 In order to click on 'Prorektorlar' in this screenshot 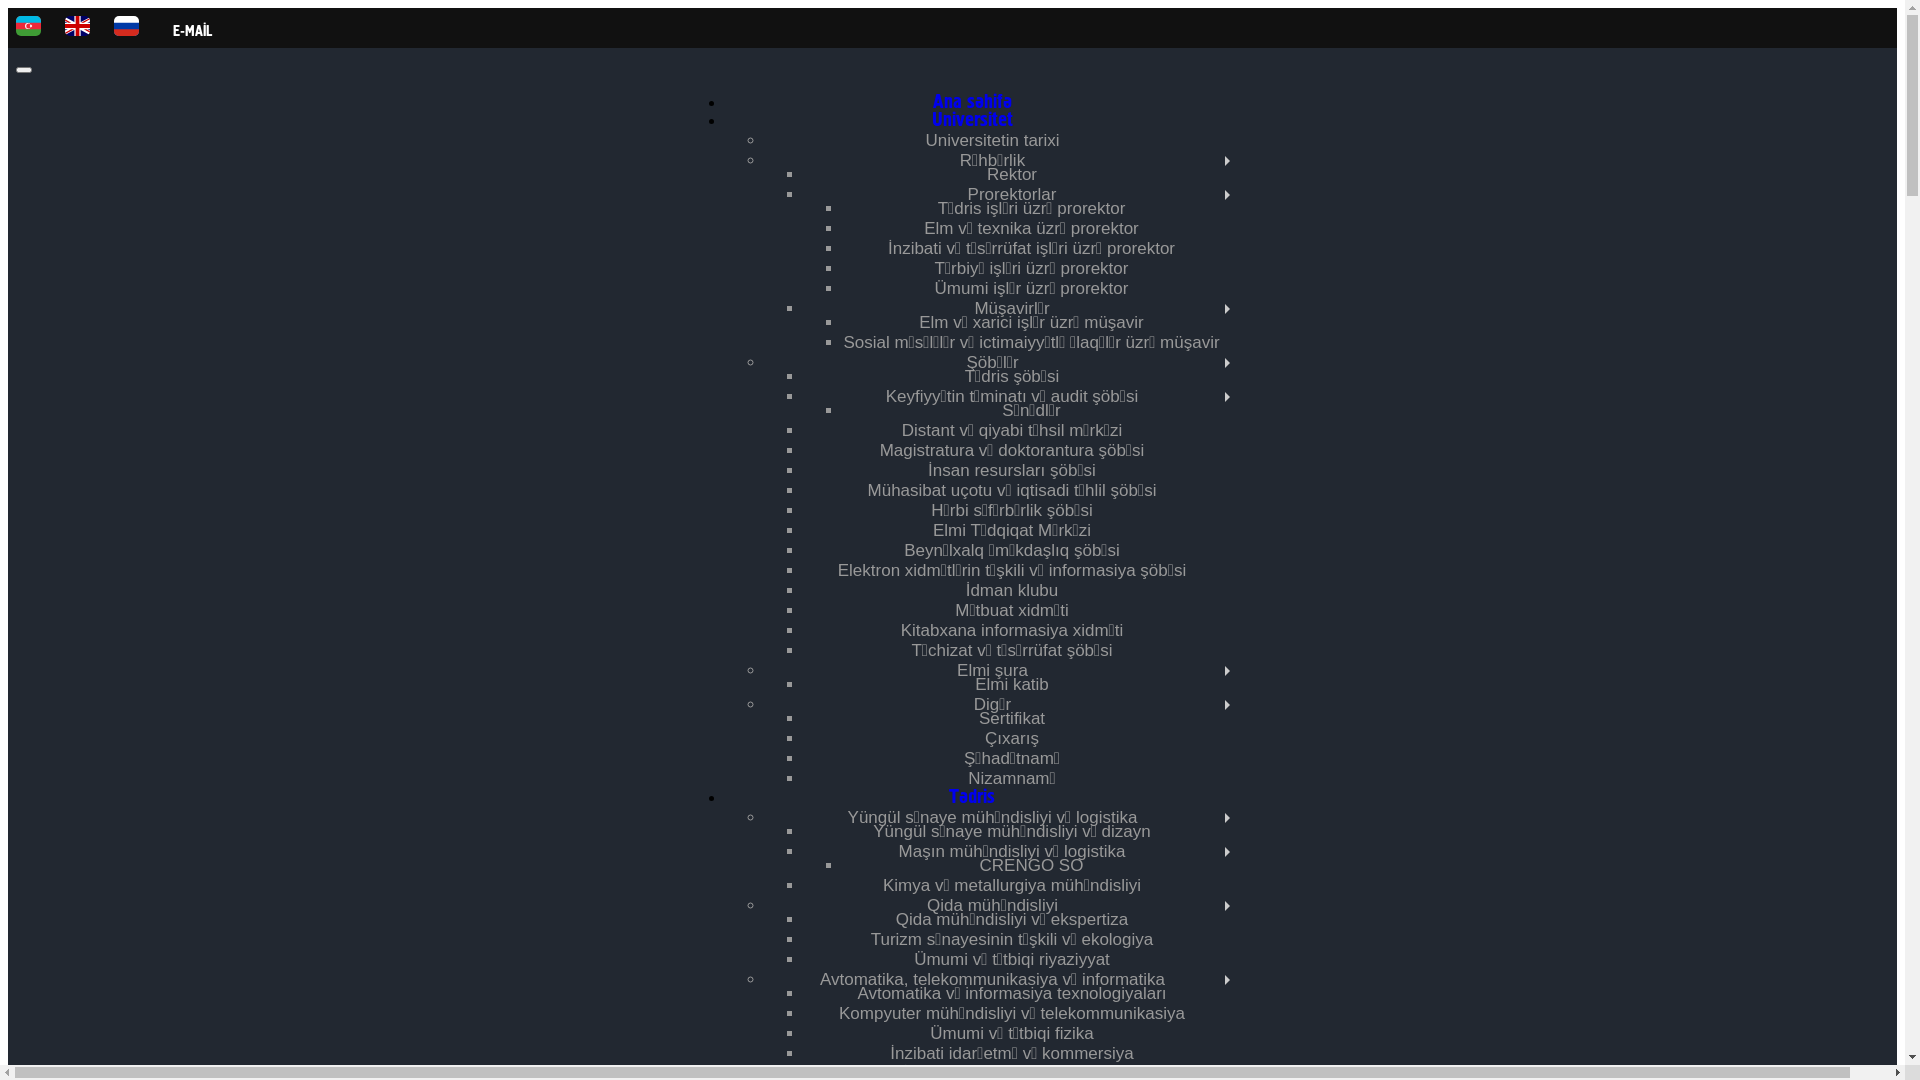, I will do `click(1012, 194)`.